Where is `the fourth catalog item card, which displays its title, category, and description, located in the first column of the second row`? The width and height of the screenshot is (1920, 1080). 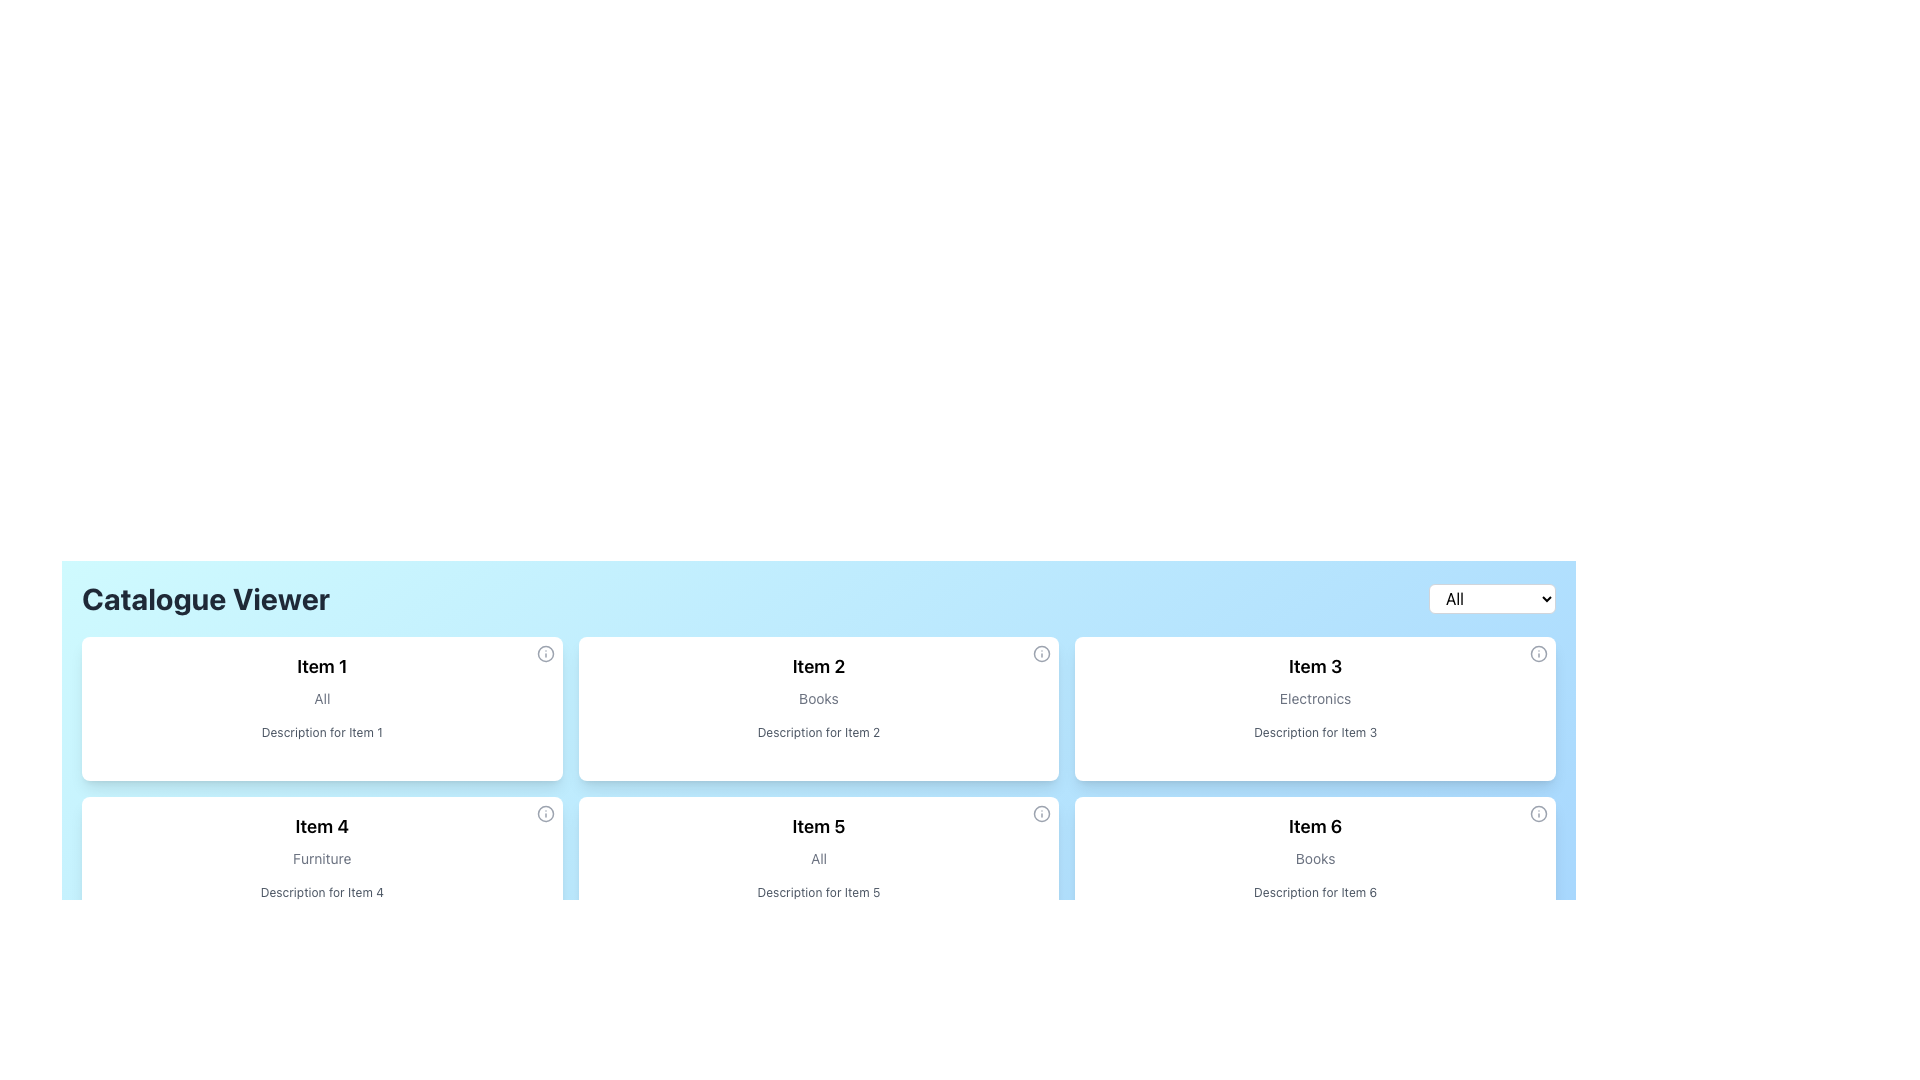
the fourth catalog item card, which displays its title, category, and description, located in the first column of the second row is located at coordinates (322, 867).